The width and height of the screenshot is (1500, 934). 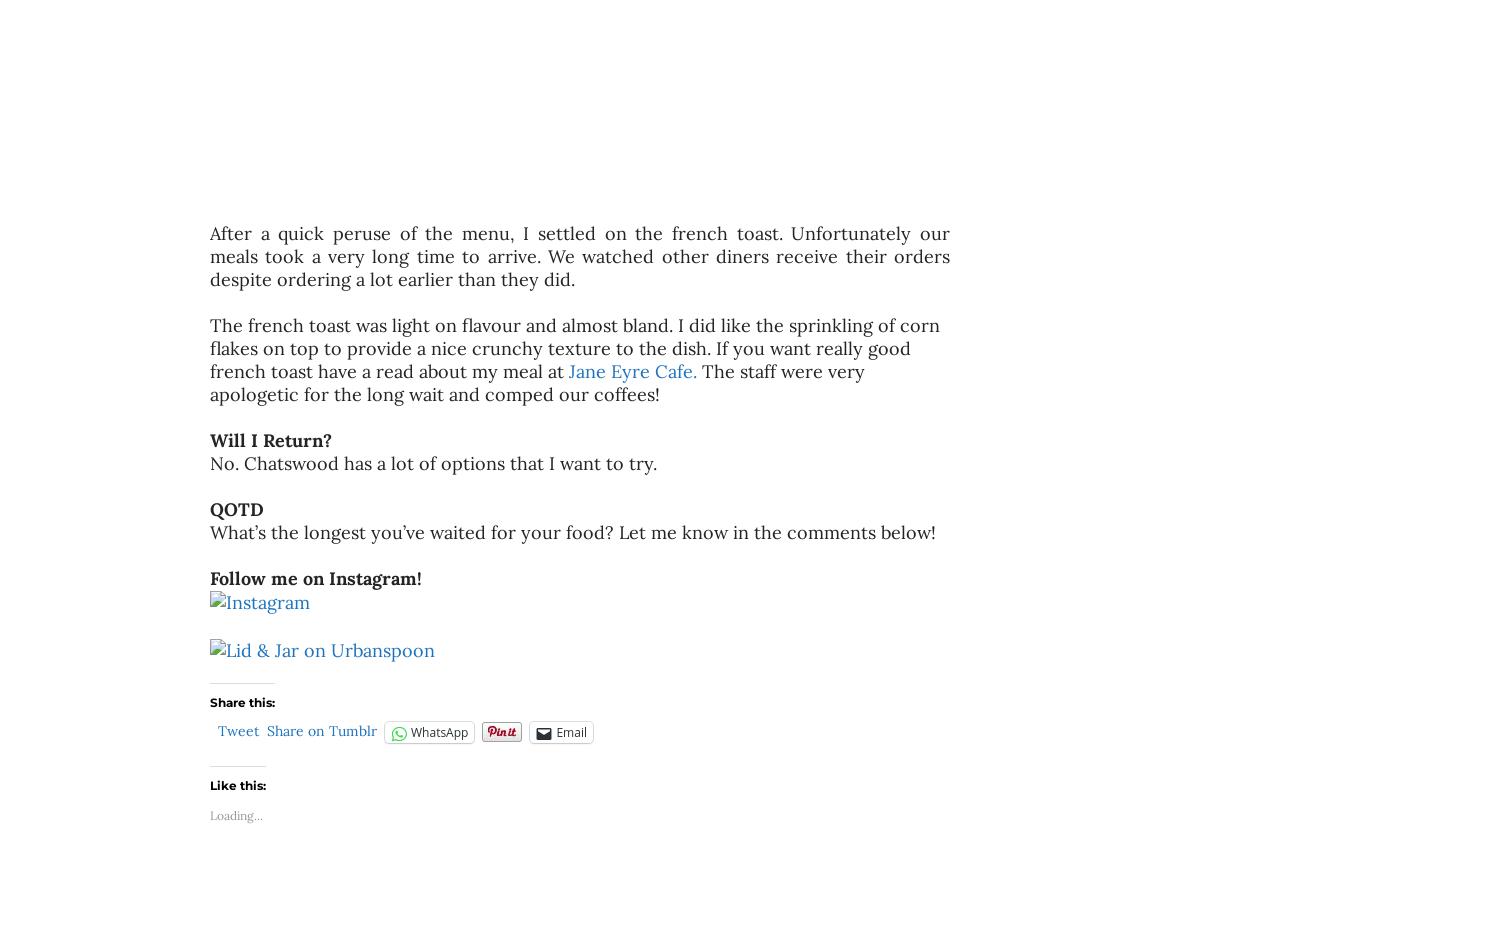 What do you see at coordinates (236, 508) in the screenshot?
I see `'QOTD'` at bounding box center [236, 508].